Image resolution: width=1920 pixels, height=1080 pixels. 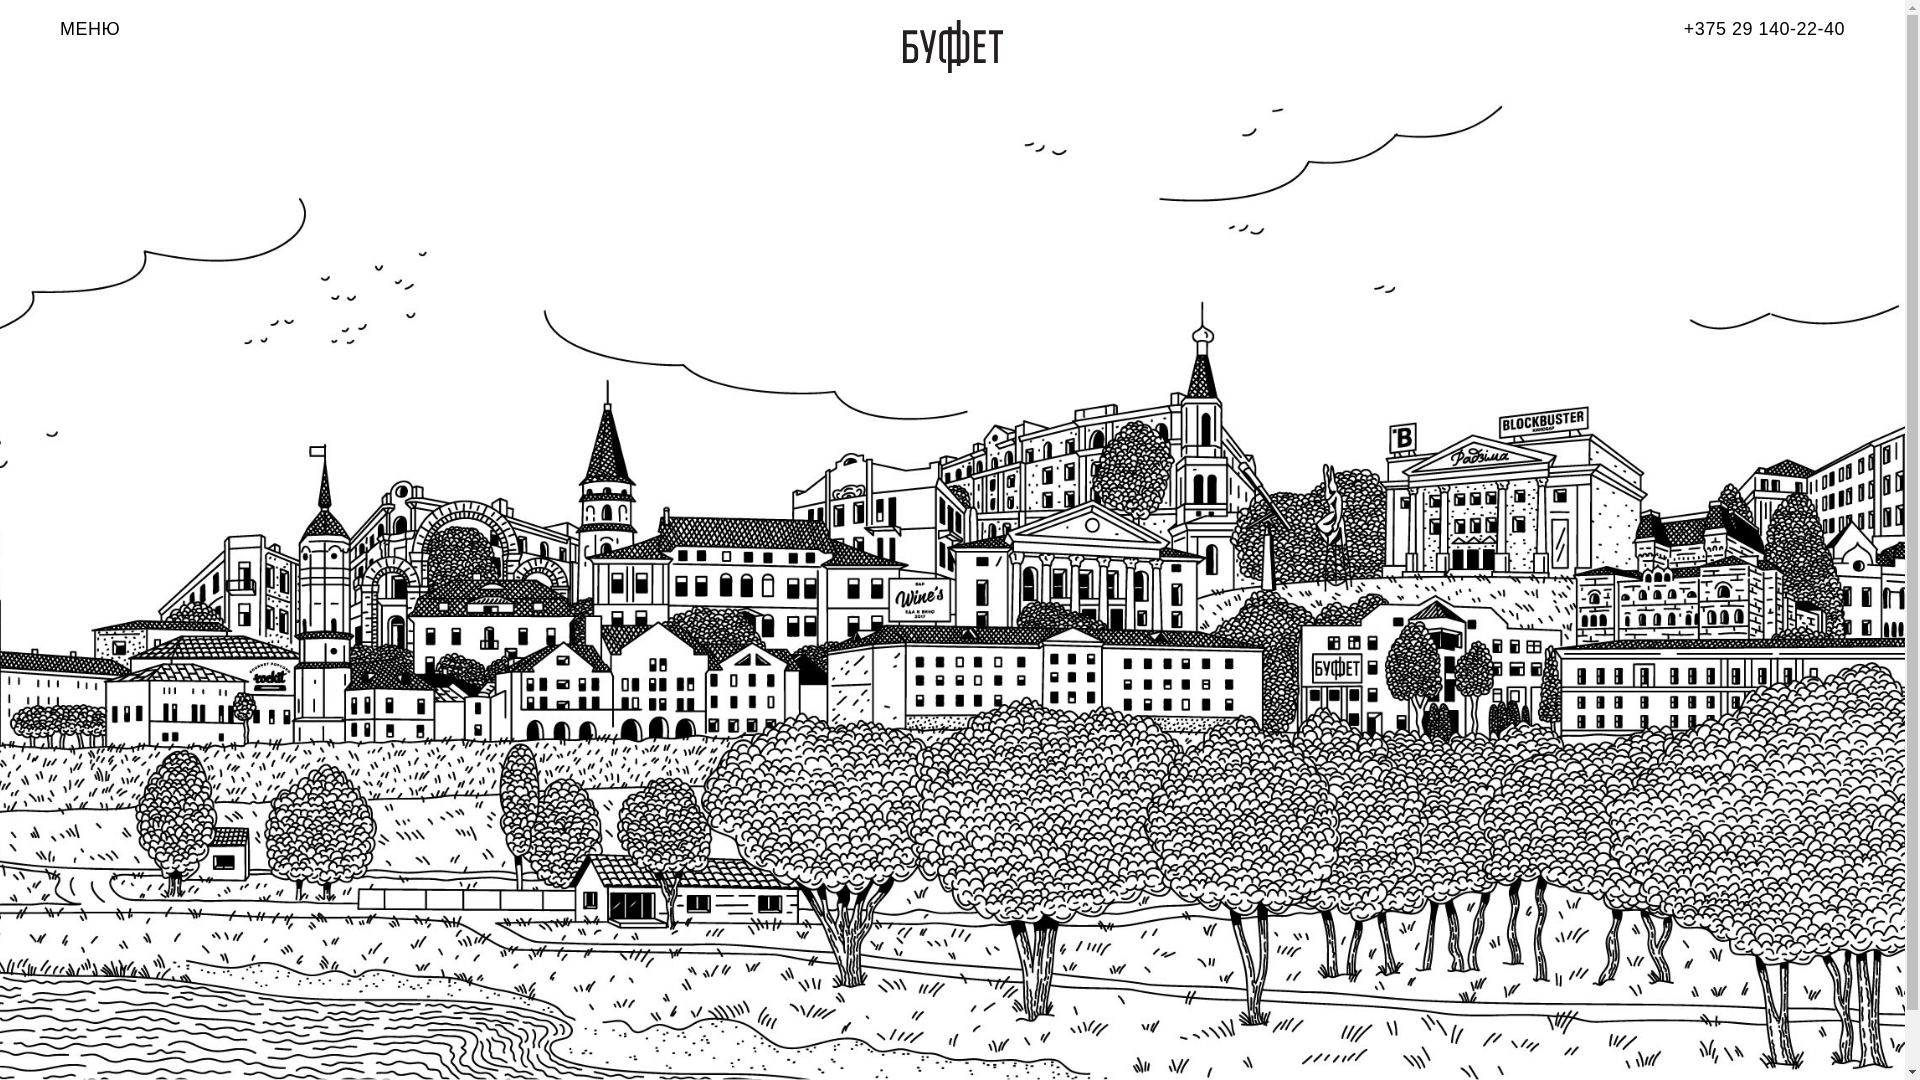 I want to click on '+375 29 140-22-40', so click(x=1683, y=29).